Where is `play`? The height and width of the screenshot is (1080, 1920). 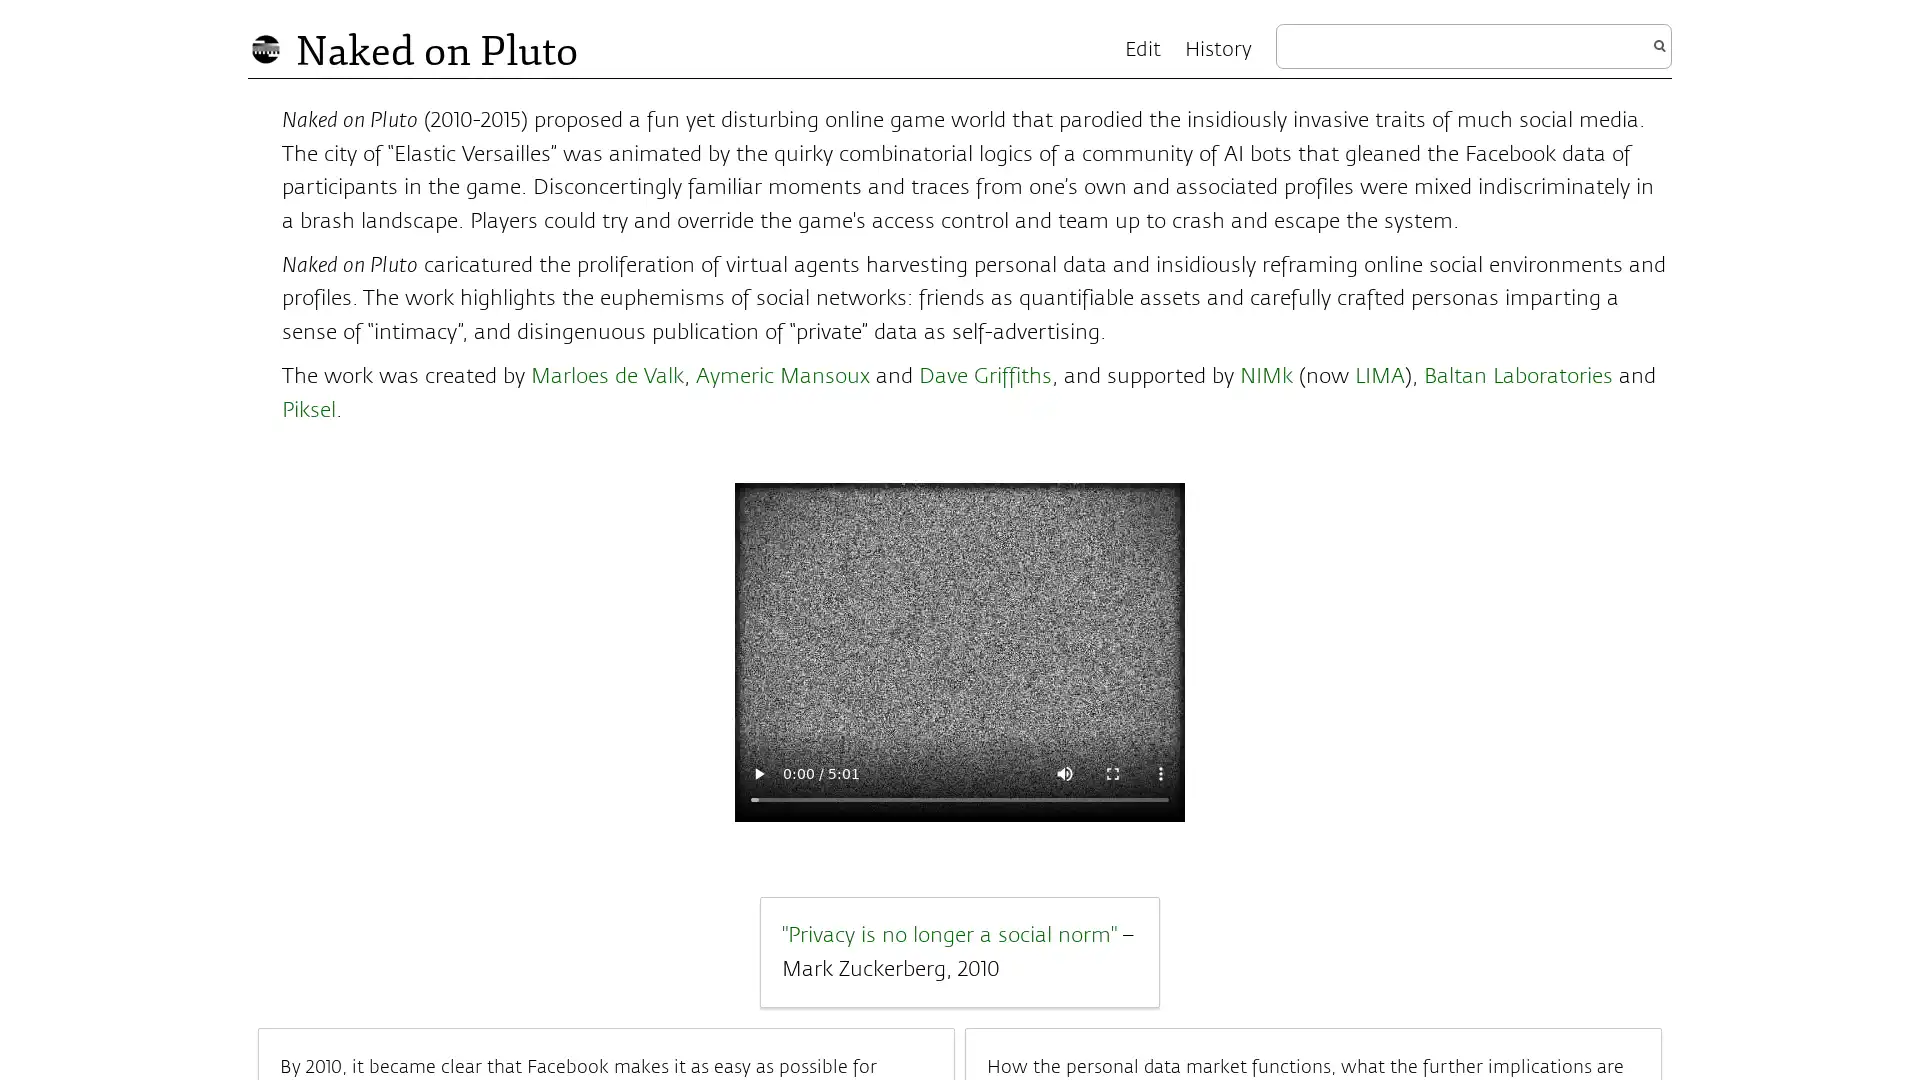
play is located at coordinates (757, 771).